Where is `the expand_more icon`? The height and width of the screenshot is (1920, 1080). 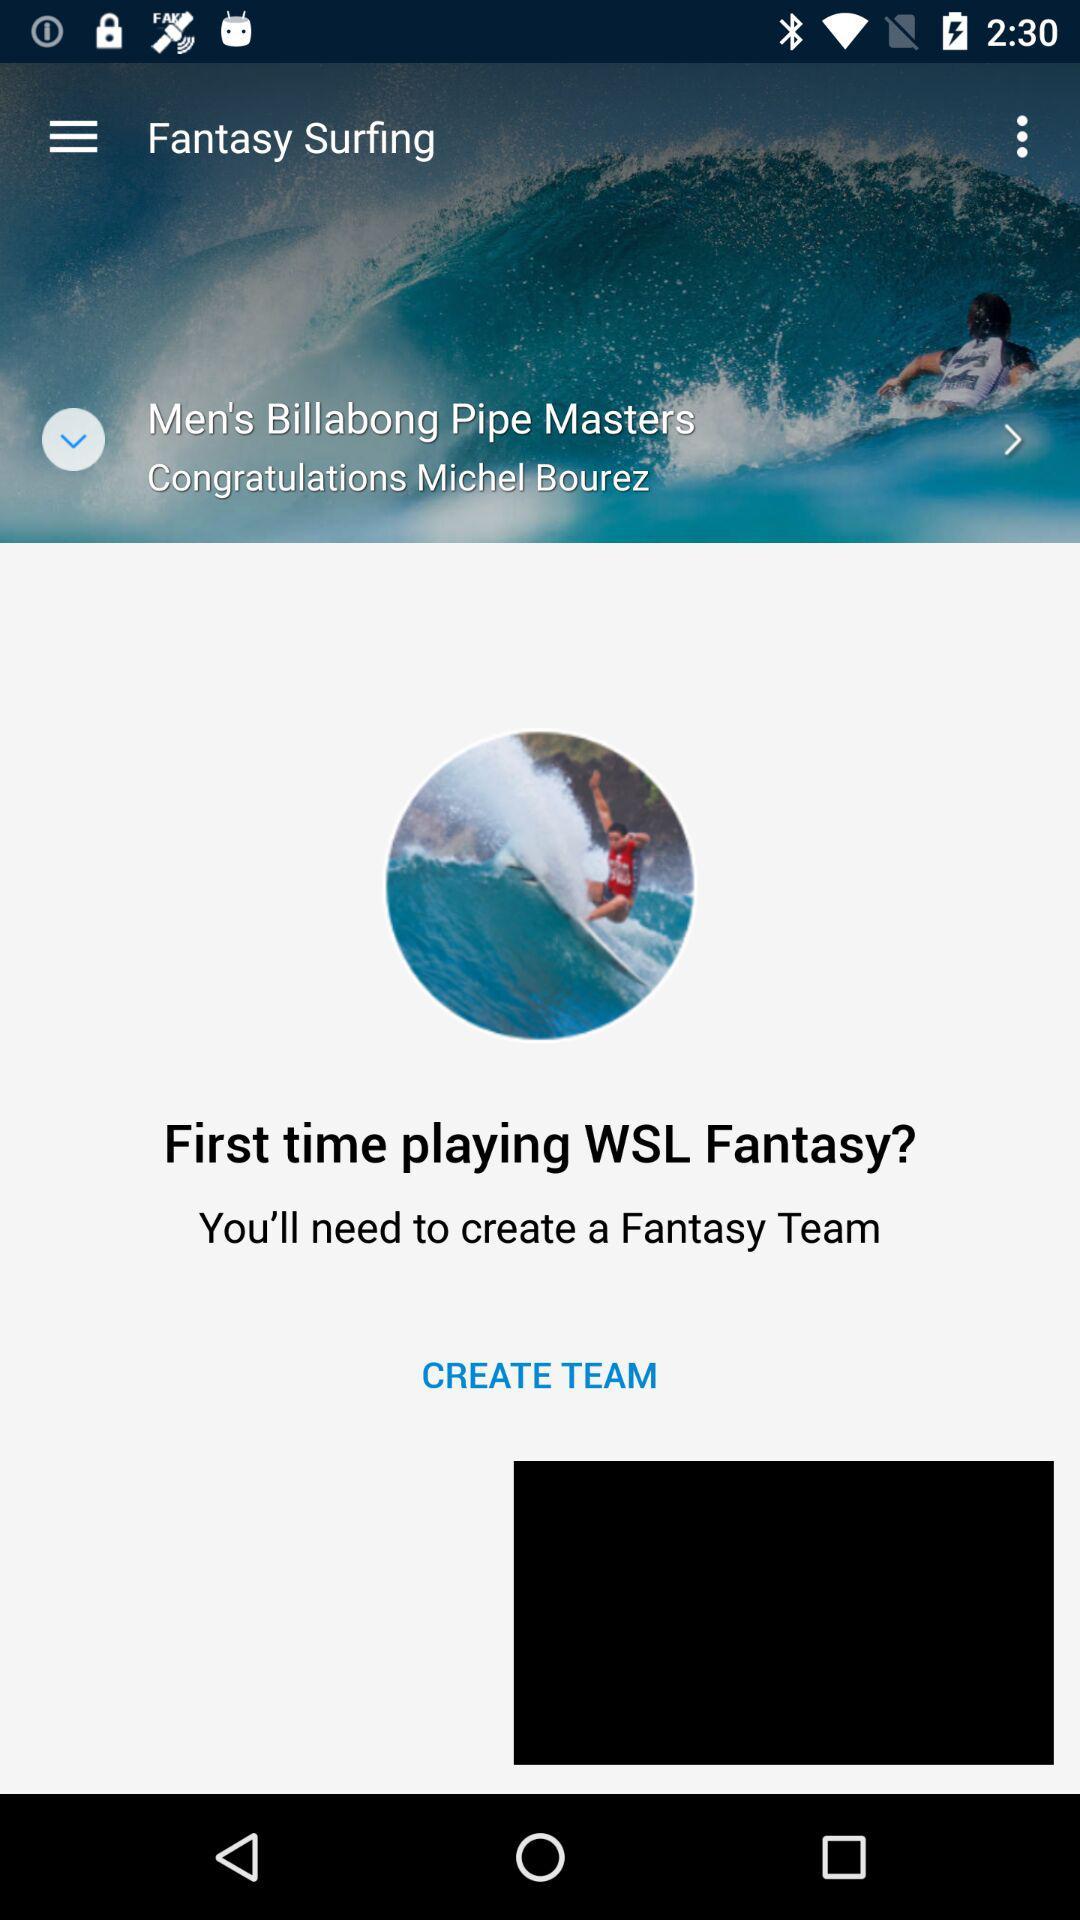
the expand_more icon is located at coordinates (72, 438).